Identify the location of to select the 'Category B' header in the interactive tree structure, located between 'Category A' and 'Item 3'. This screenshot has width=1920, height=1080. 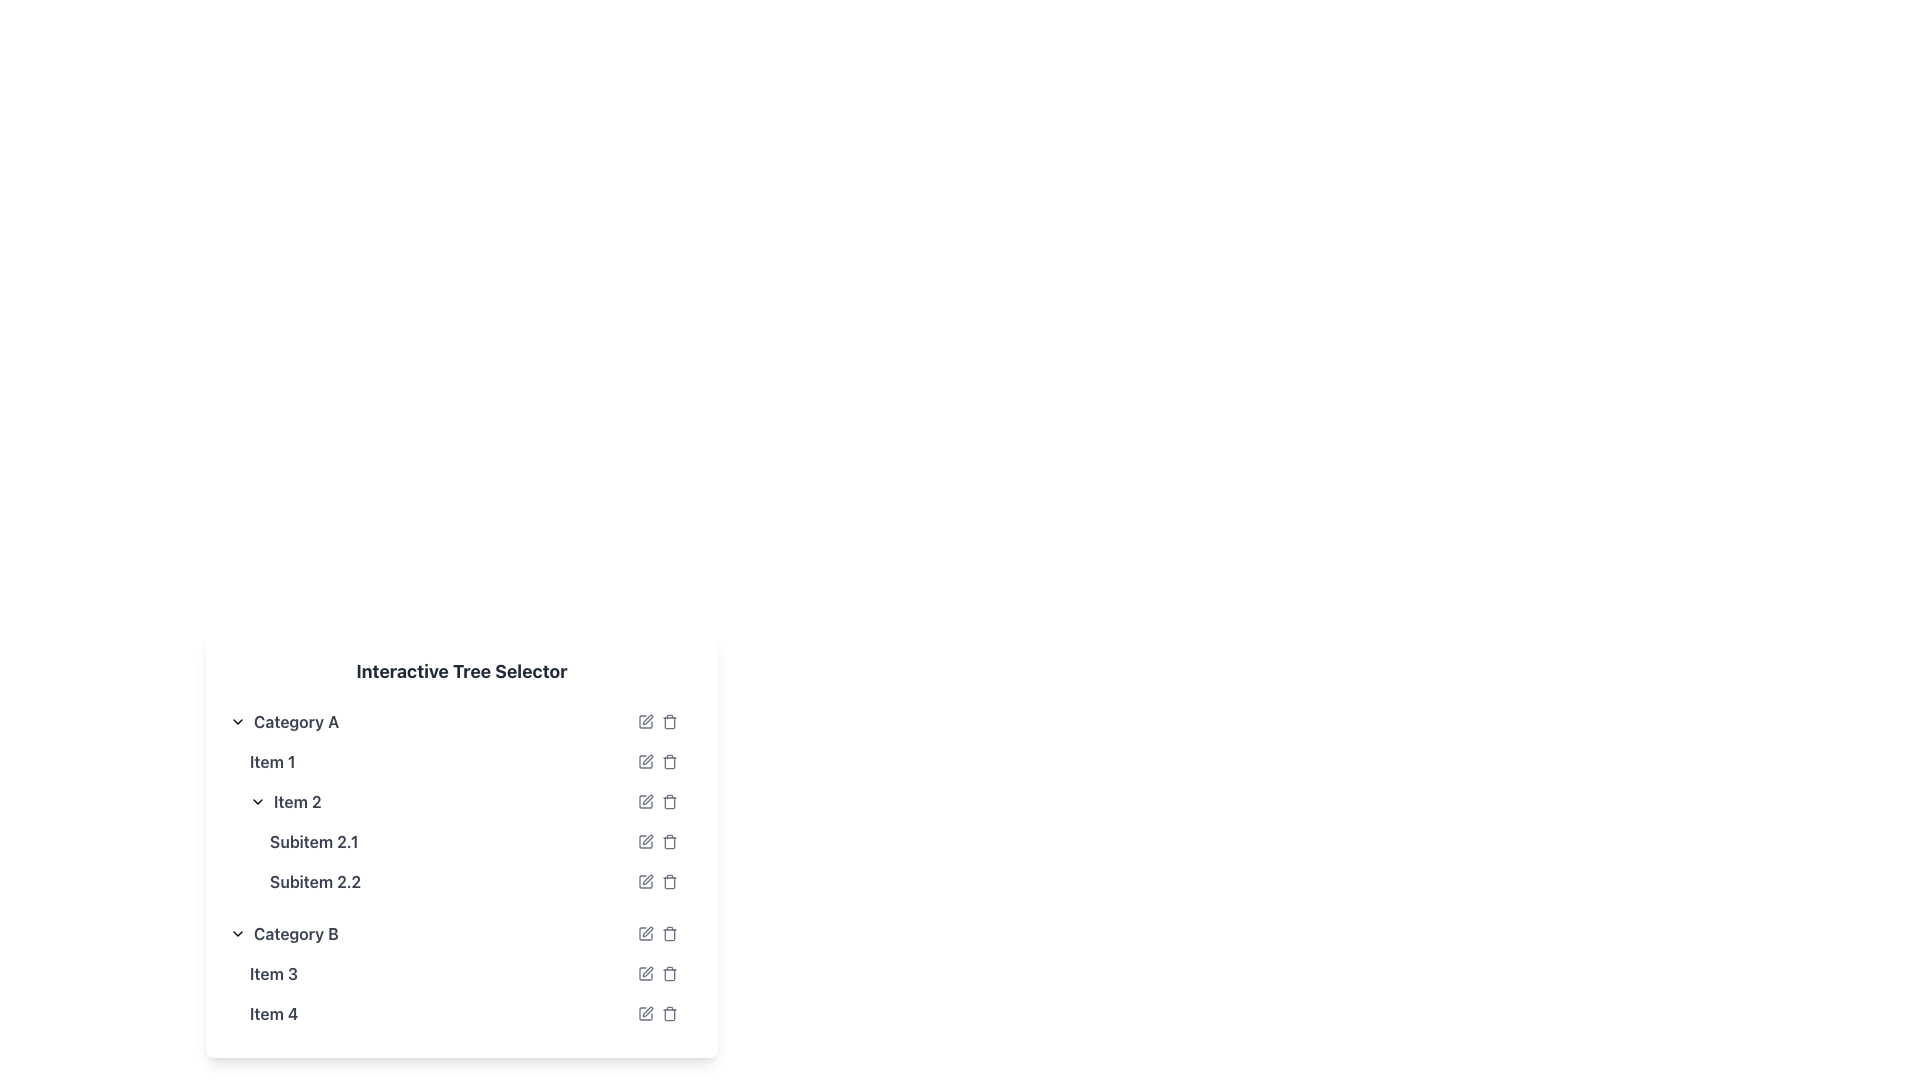
(283, 933).